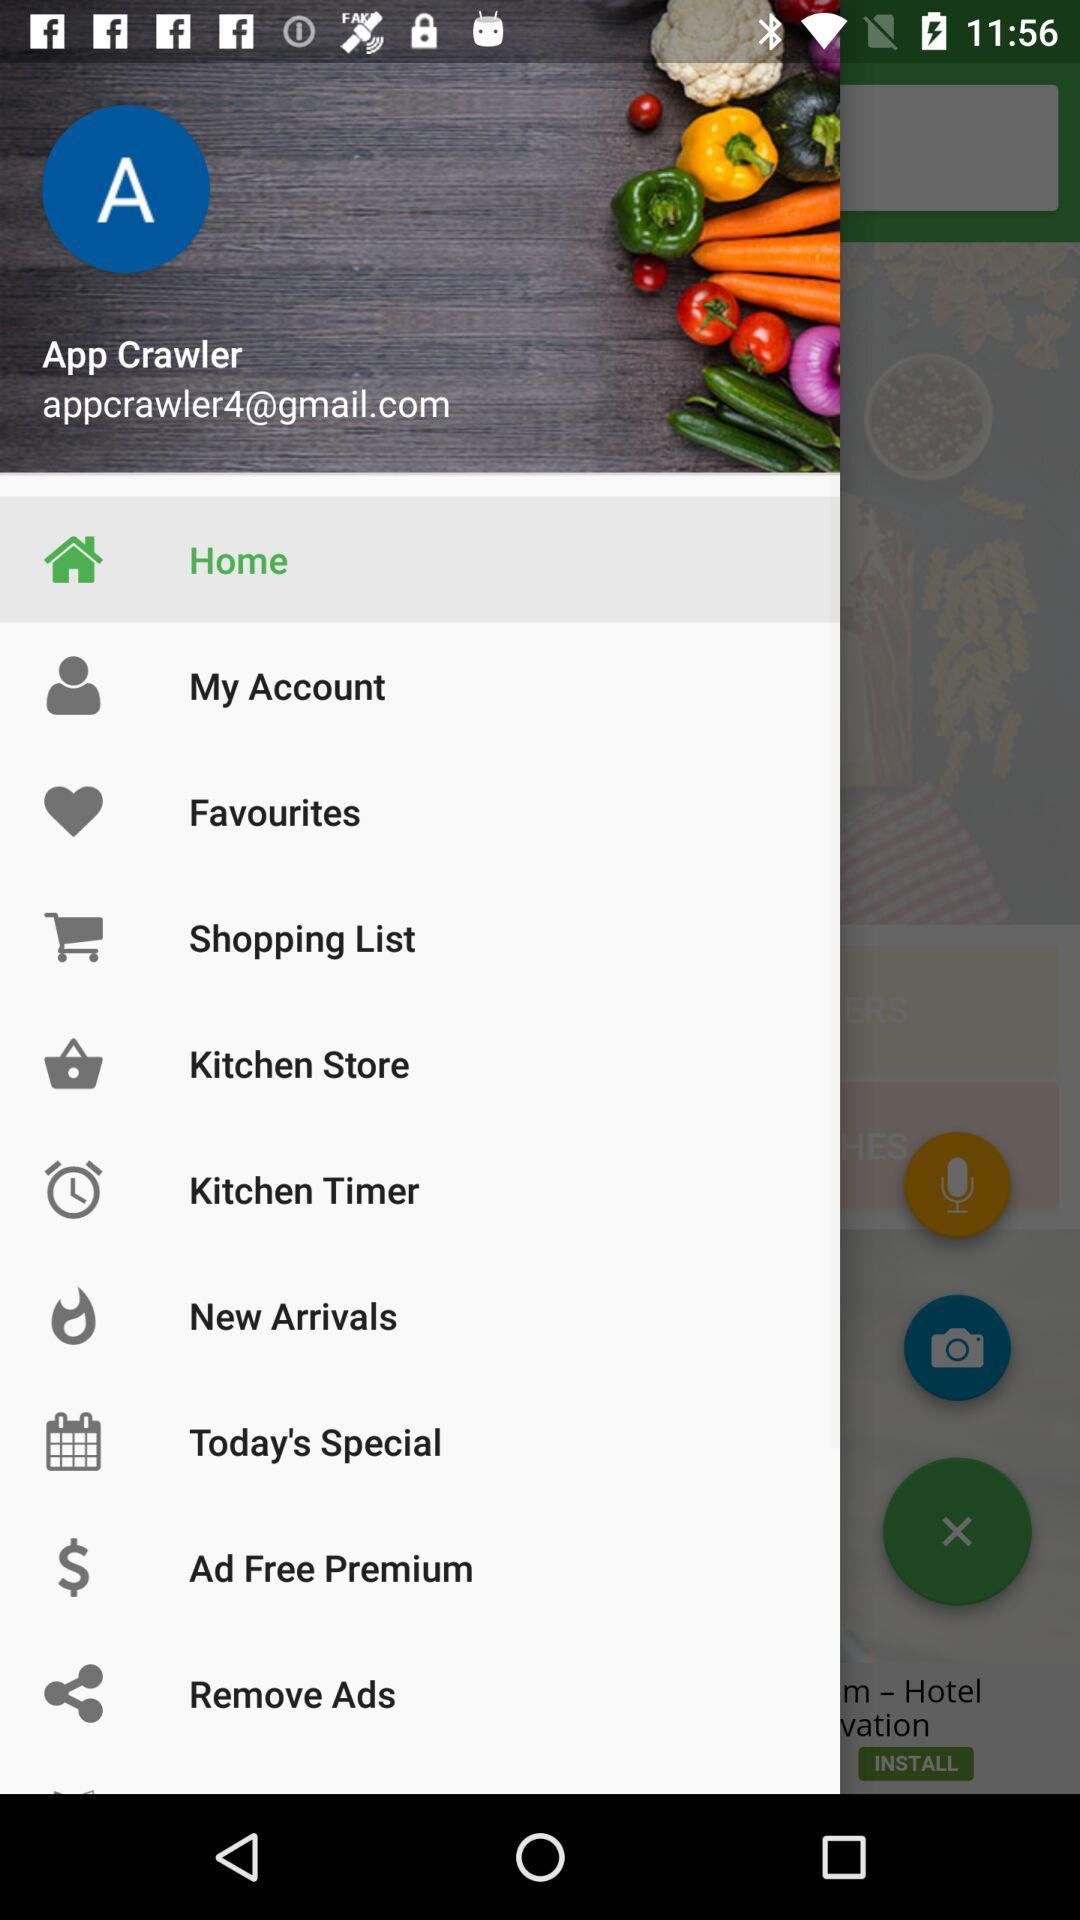 Image resolution: width=1080 pixels, height=1920 pixels. I want to click on the symbol which is left side of todays special, so click(72, 1441).